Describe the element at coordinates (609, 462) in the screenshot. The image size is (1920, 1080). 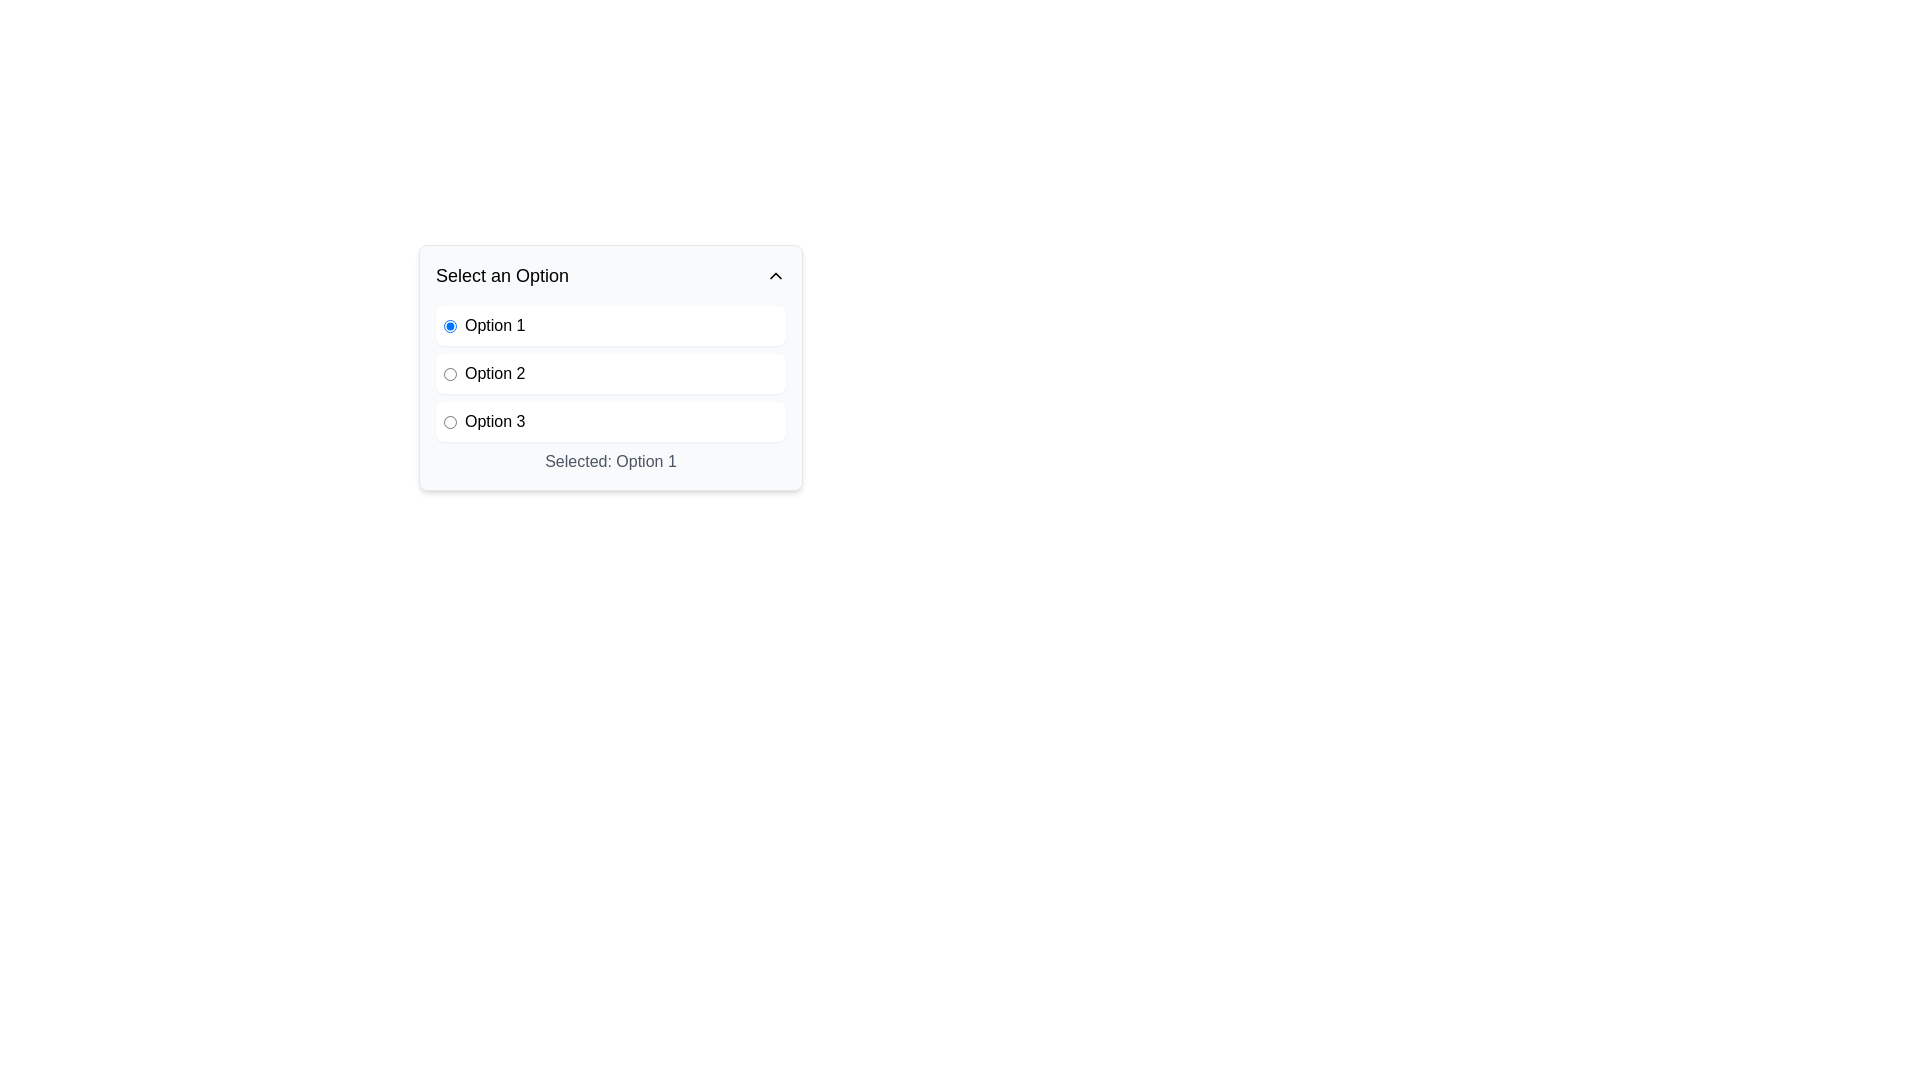
I see `the text label displaying 'Selected: Option 1', which is styled with a medium font size and gray color, positioned below the selectable options in a bordered card` at that location.